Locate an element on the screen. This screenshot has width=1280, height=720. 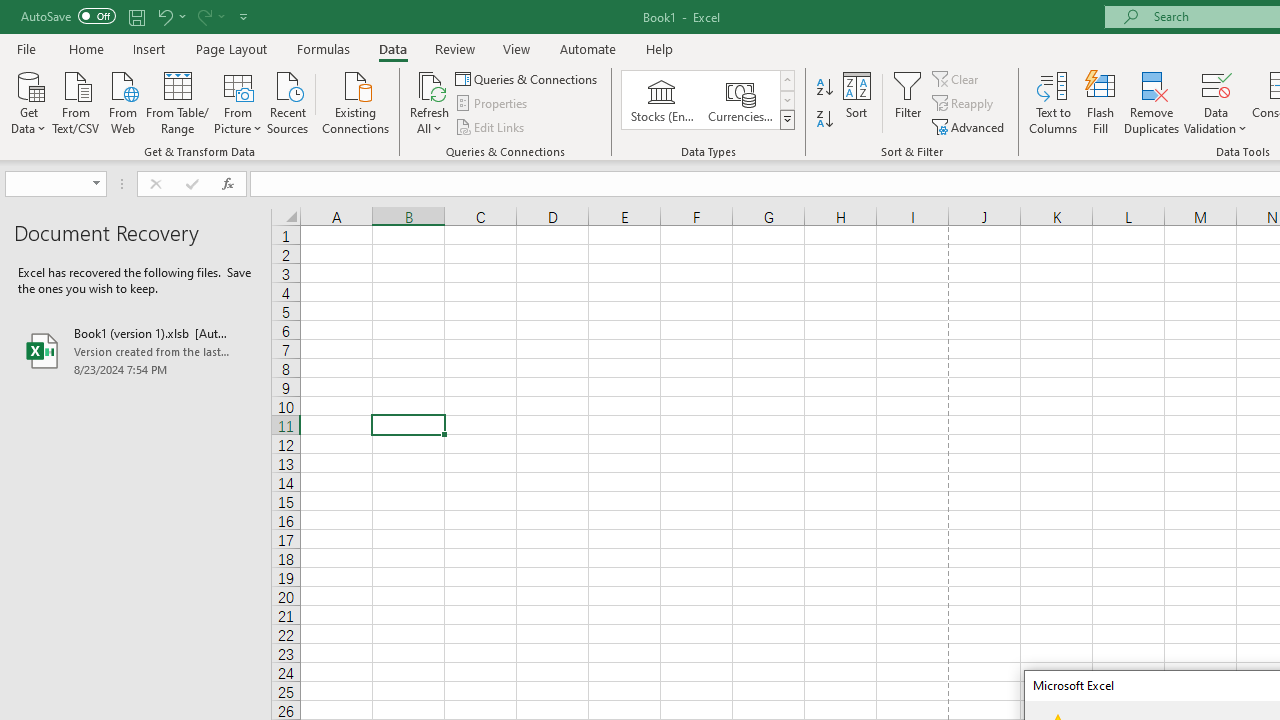
'Data Validation...' is located at coordinates (1215, 84).